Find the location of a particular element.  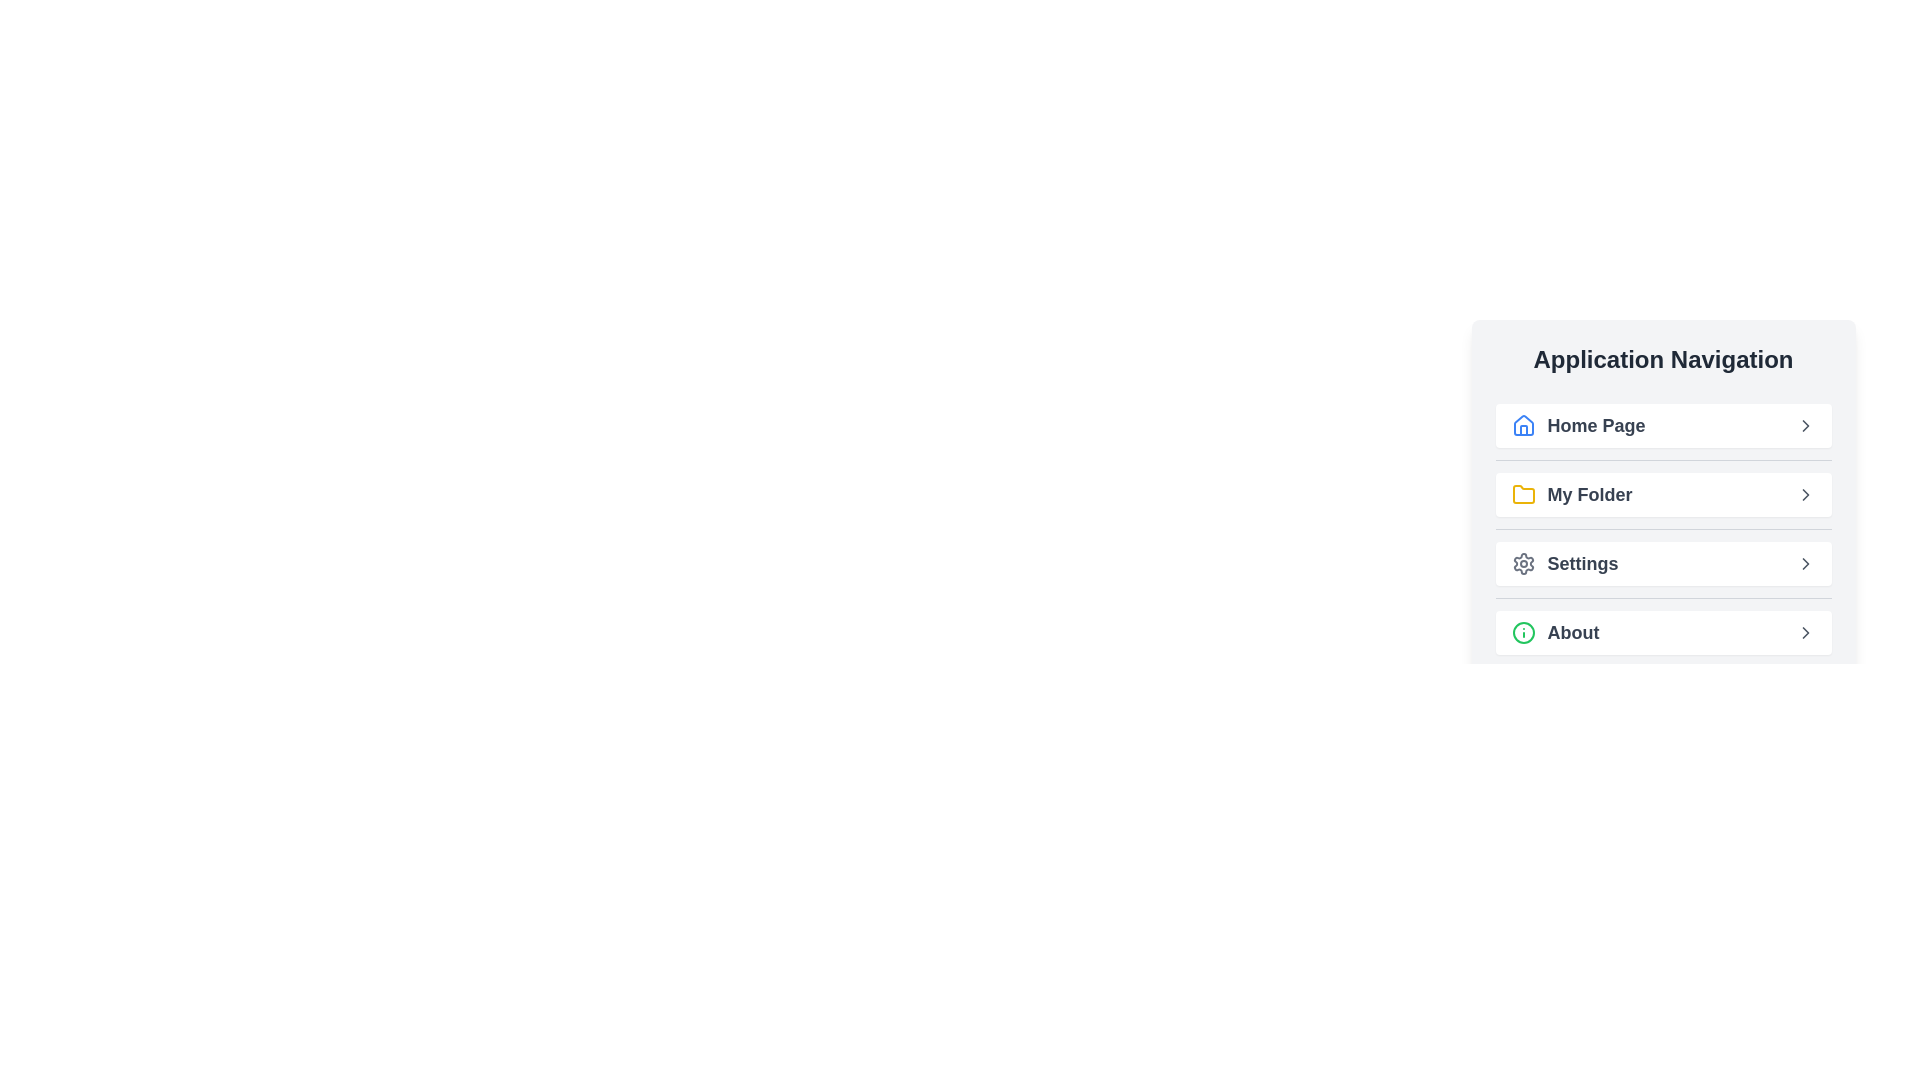

the rightward-pointing chevron icon with a black stroke located at the top right corner of the 'Settings' navigation option is located at coordinates (1805, 563).